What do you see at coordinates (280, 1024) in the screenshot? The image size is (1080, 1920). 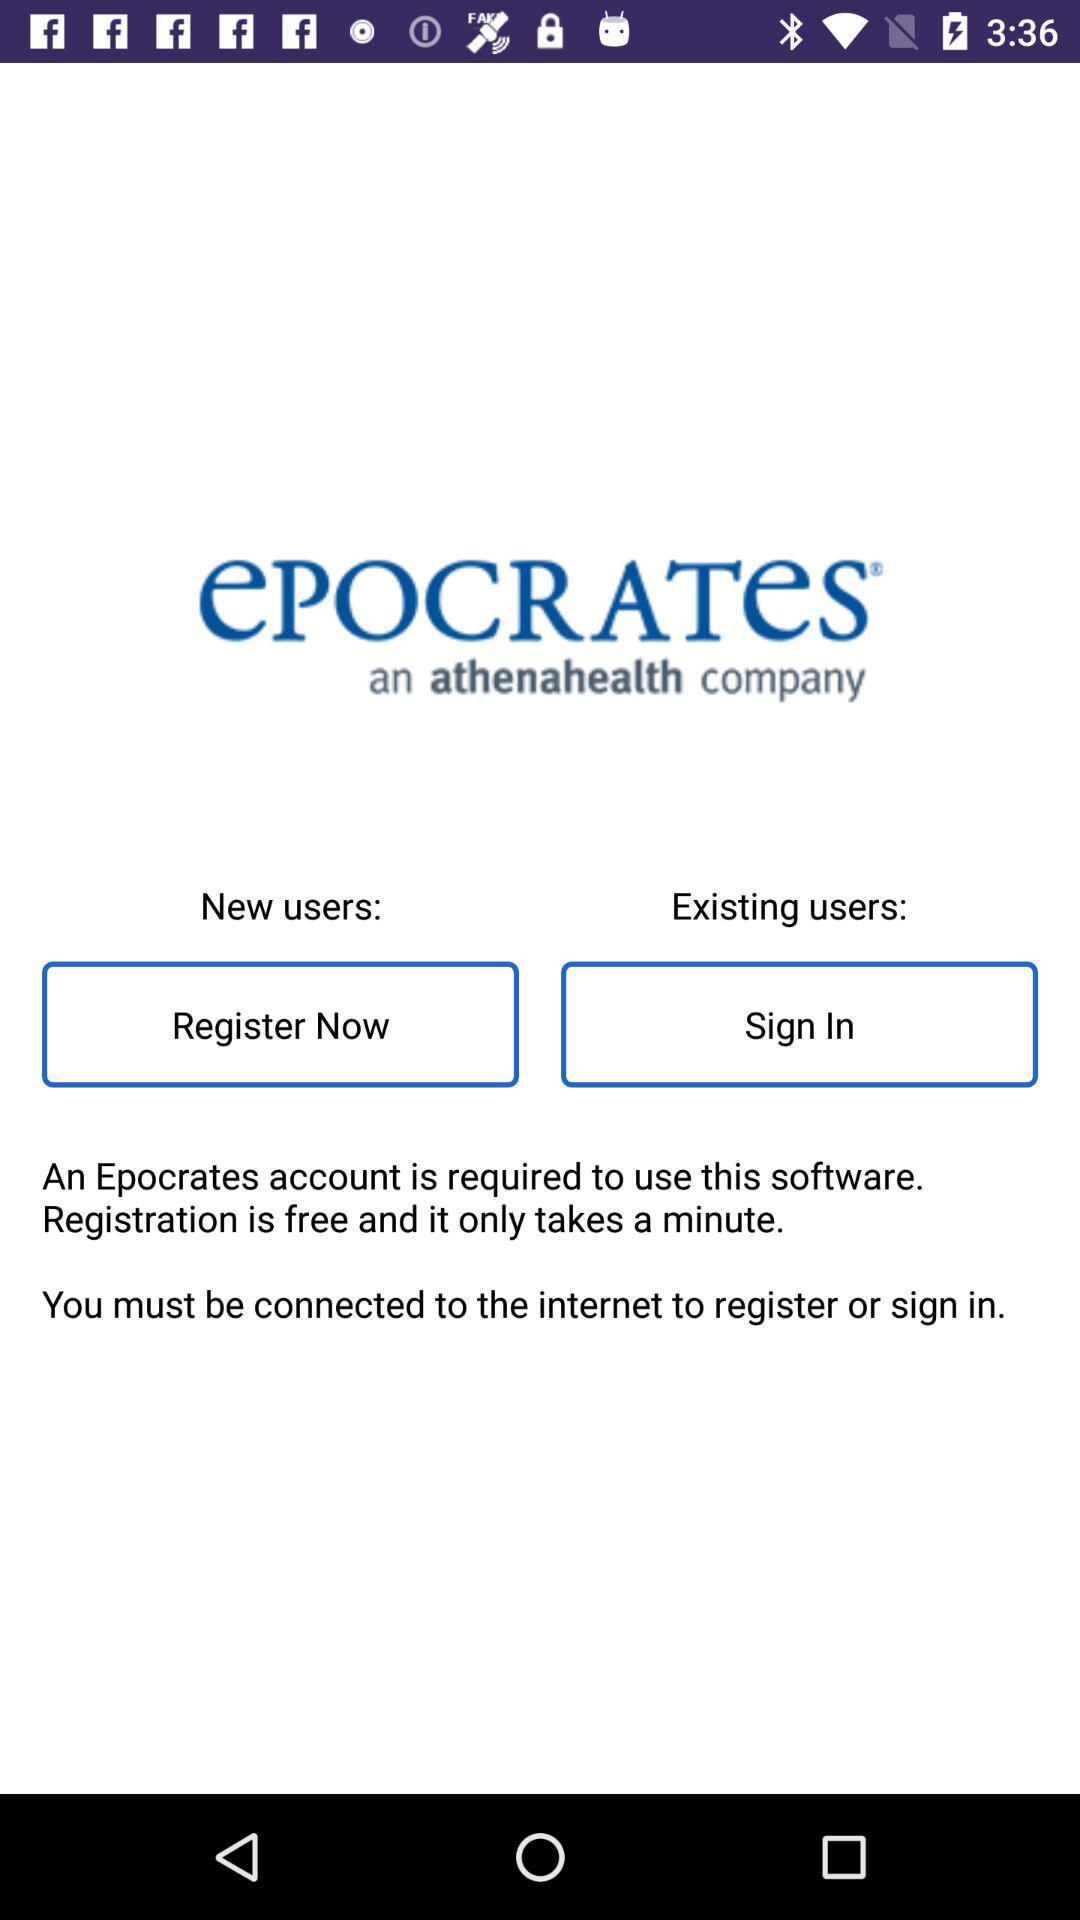 I see `item below new users: item` at bounding box center [280, 1024].